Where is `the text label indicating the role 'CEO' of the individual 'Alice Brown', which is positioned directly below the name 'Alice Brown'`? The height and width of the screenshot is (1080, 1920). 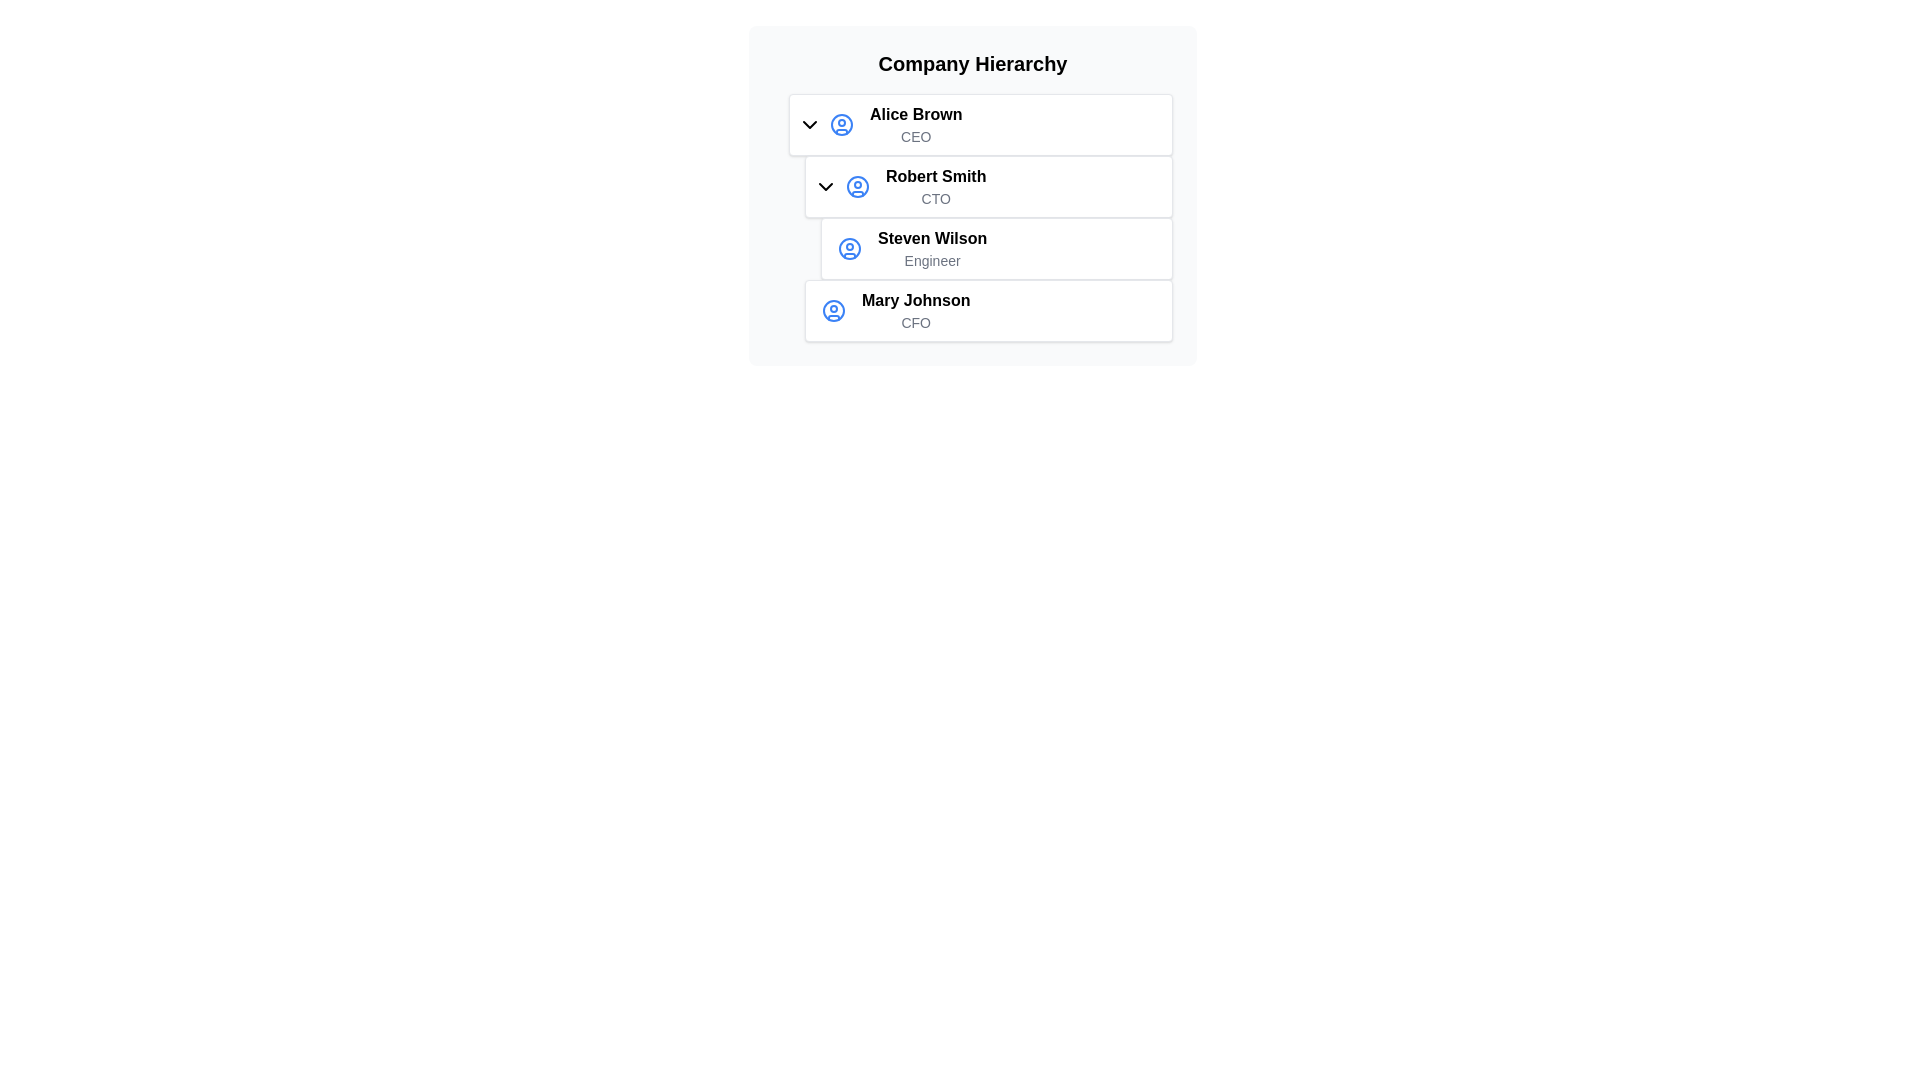 the text label indicating the role 'CEO' of the individual 'Alice Brown', which is positioned directly below the name 'Alice Brown' is located at coordinates (915, 136).